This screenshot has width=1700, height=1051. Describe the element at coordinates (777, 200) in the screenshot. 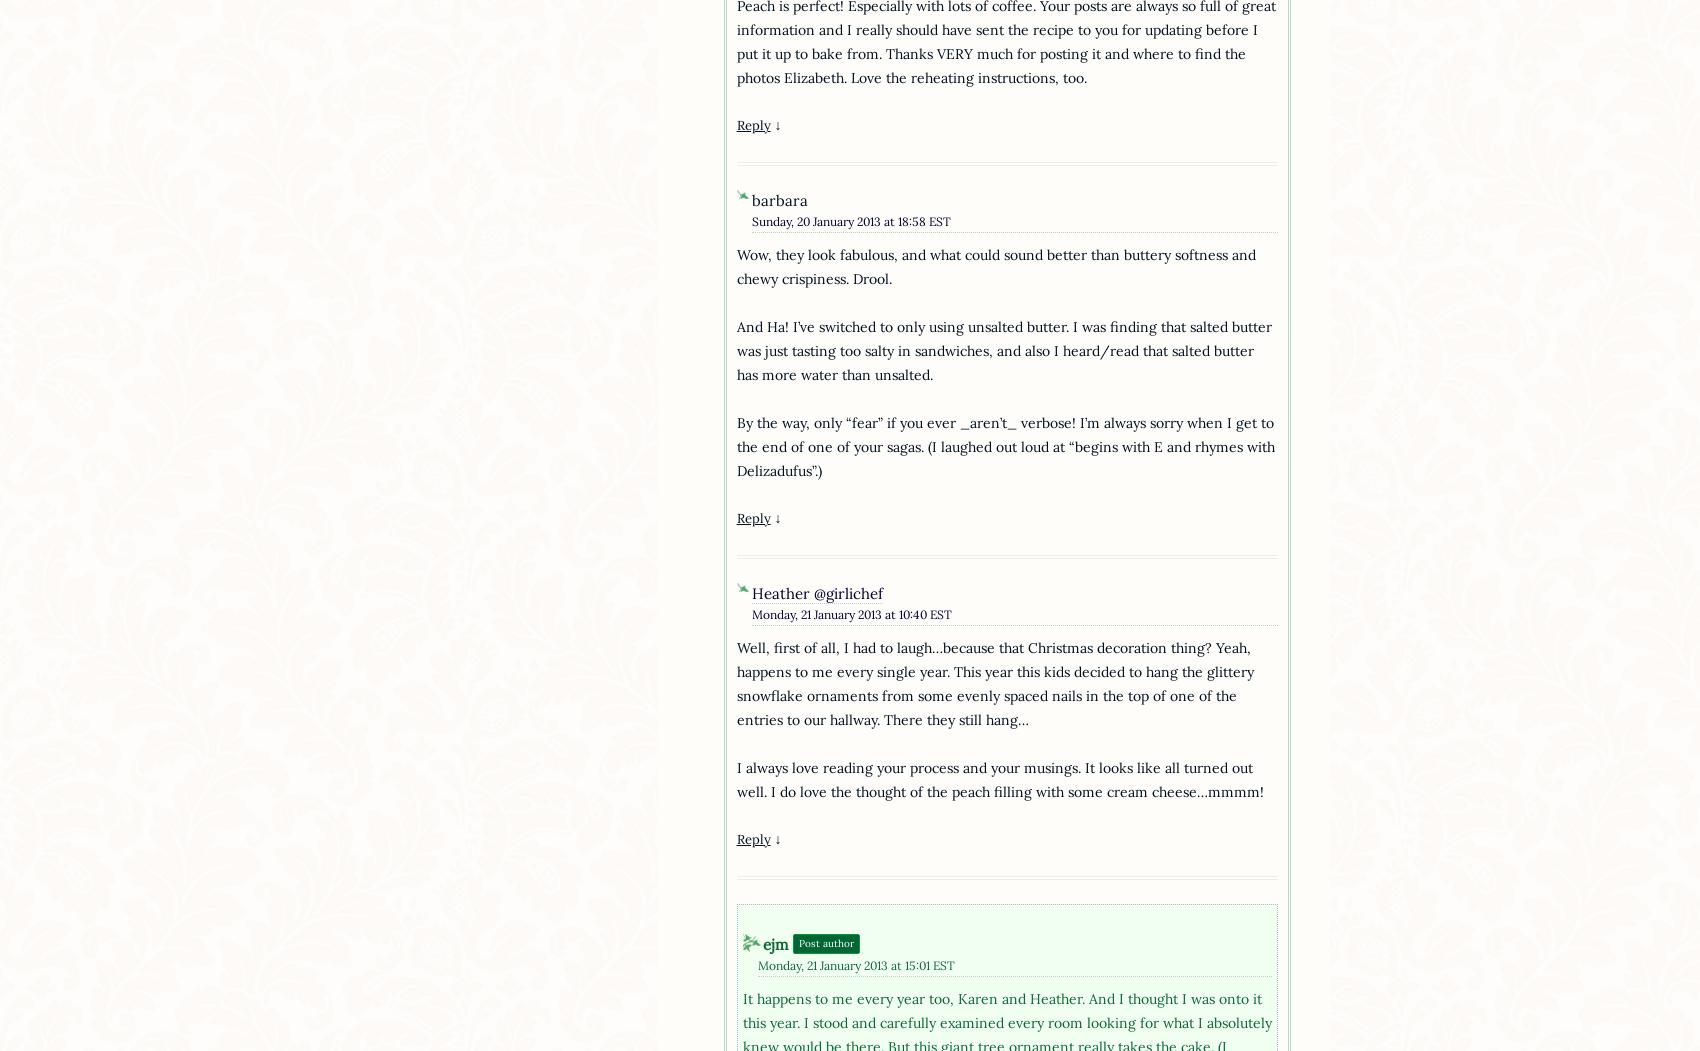

I see `'barbara'` at that location.